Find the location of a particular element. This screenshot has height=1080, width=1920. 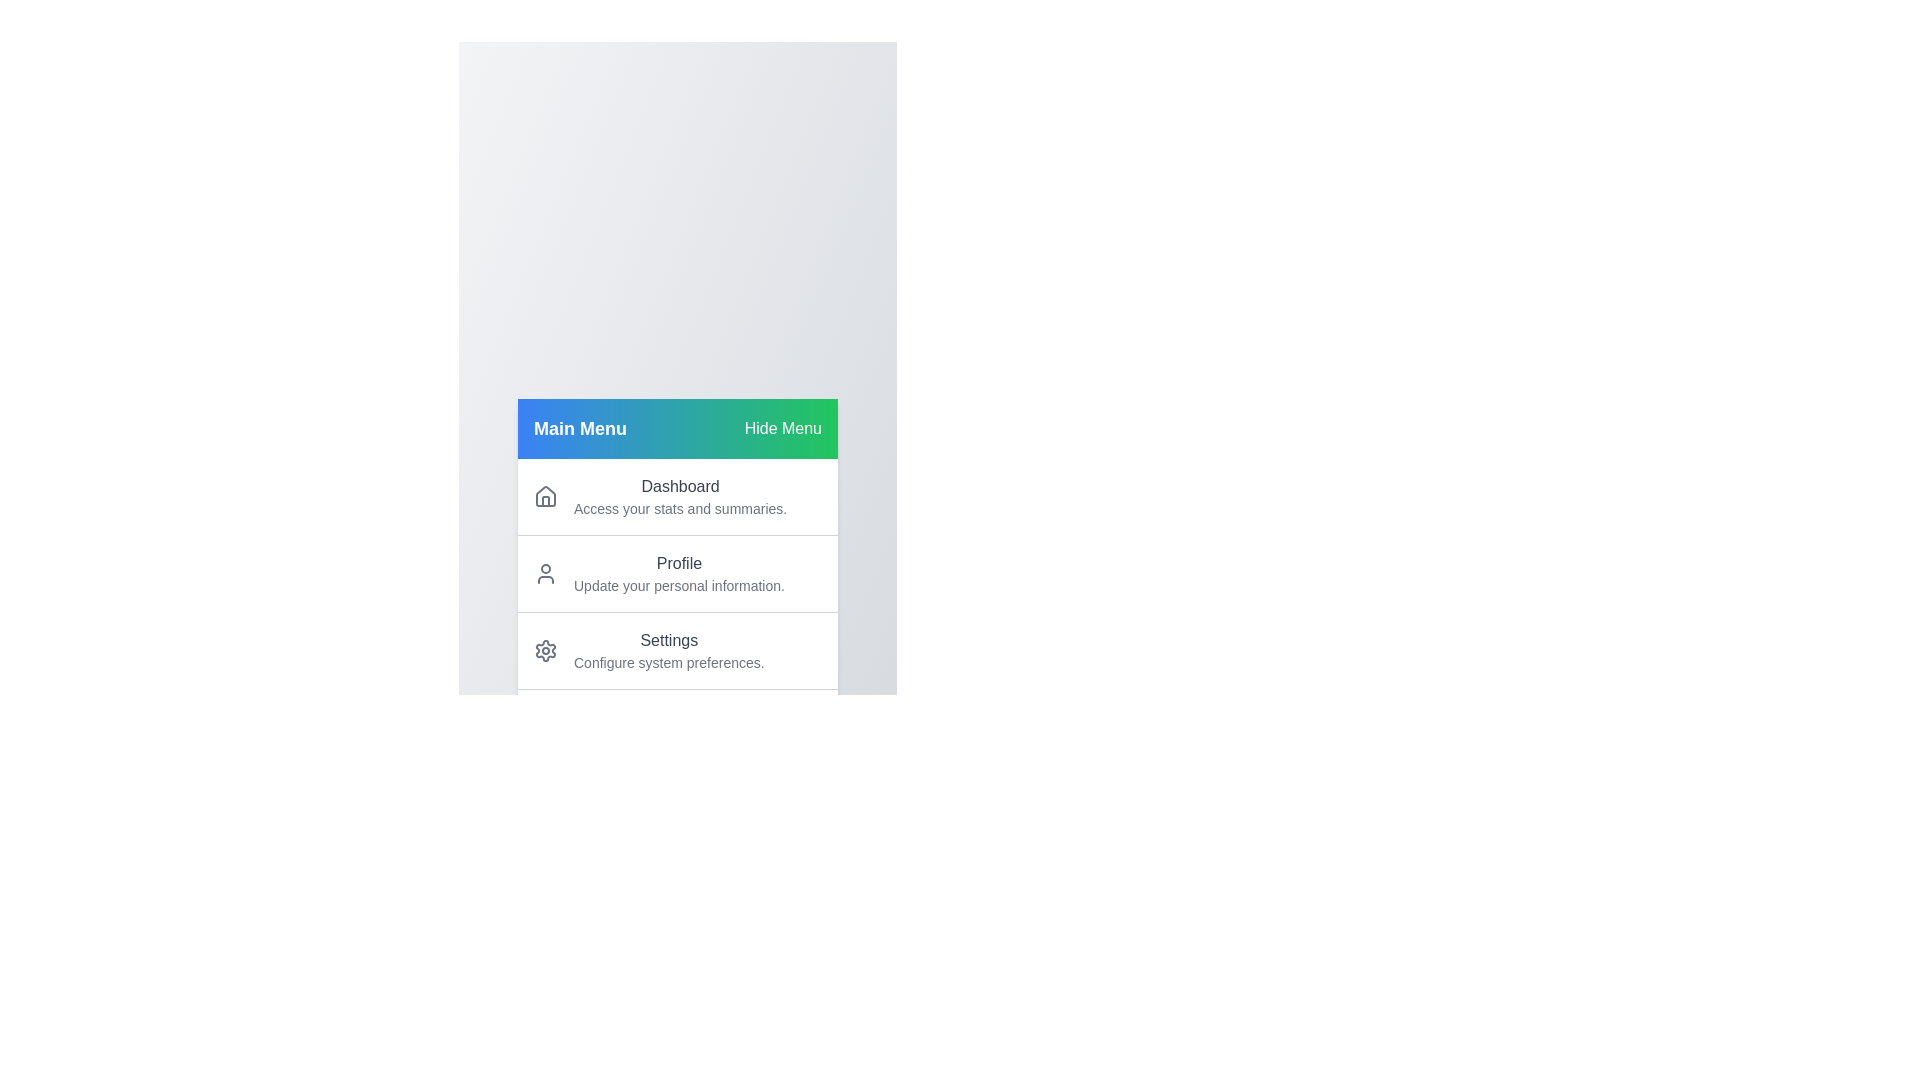

the menu item labeled Dashboard is located at coordinates (677, 495).